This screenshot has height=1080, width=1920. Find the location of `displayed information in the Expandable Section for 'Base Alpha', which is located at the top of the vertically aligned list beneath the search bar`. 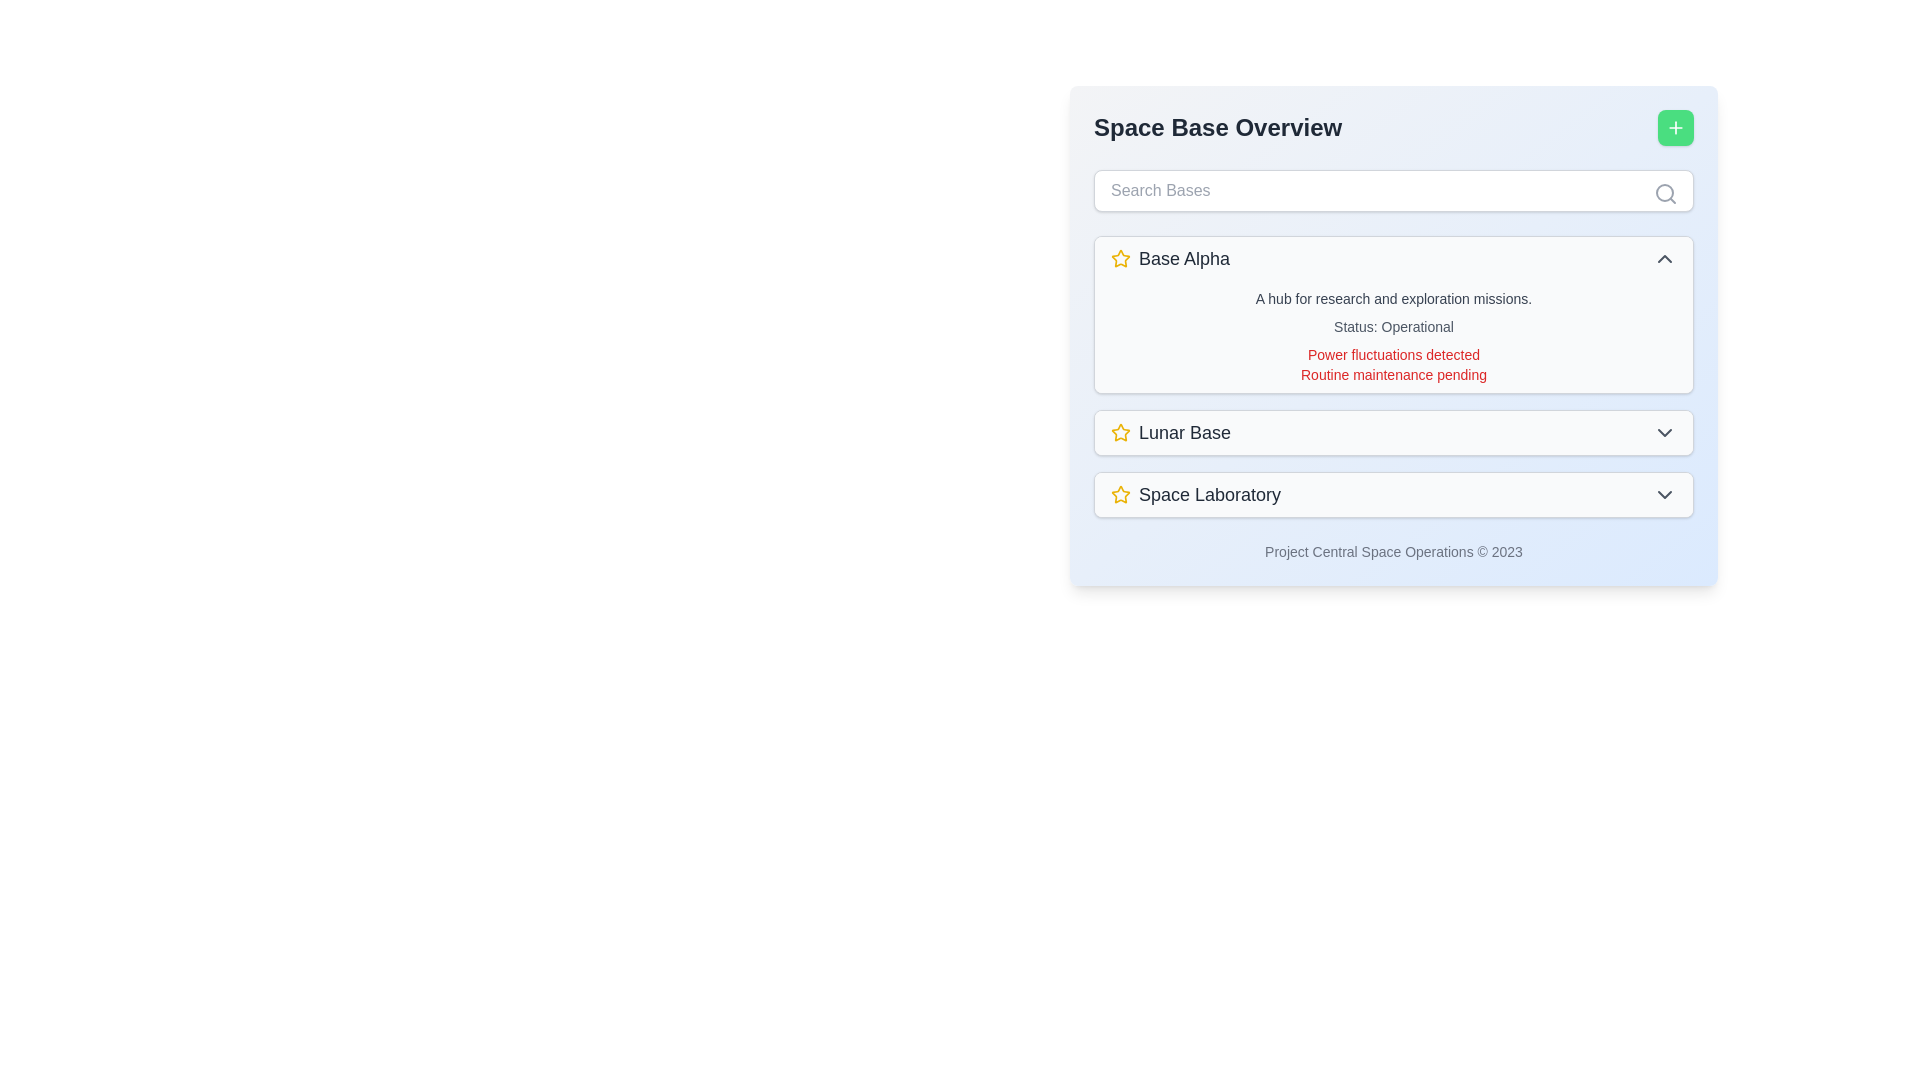

displayed information in the Expandable Section for 'Base Alpha', which is located at the top of the vertically aligned list beneath the search bar is located at coordinates (1392, 334).